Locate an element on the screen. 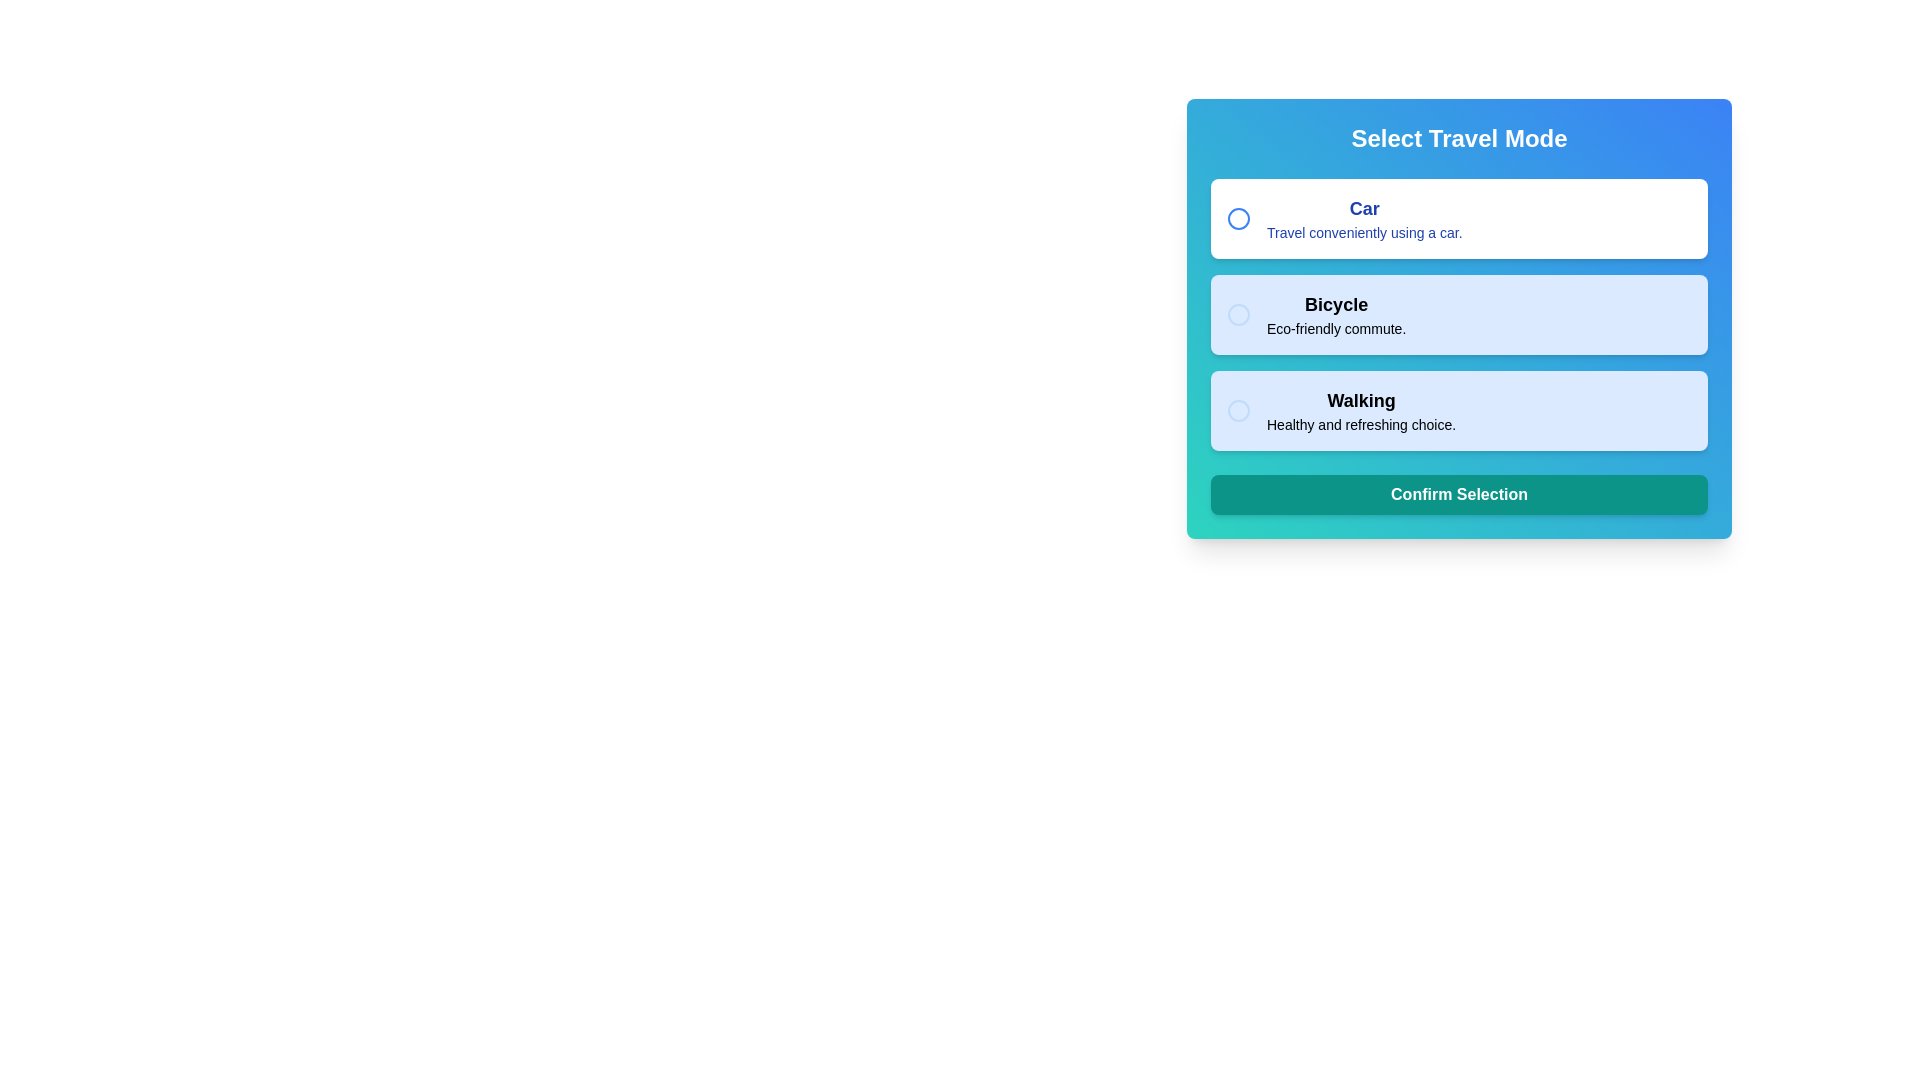 The height and width of the screenshot is (1080, 1920). the SVG Circle Element that serves as a graphical marker for the 'Walking' option in the 'Select Travel Mode' interface is located at coordinates (1237, 410).